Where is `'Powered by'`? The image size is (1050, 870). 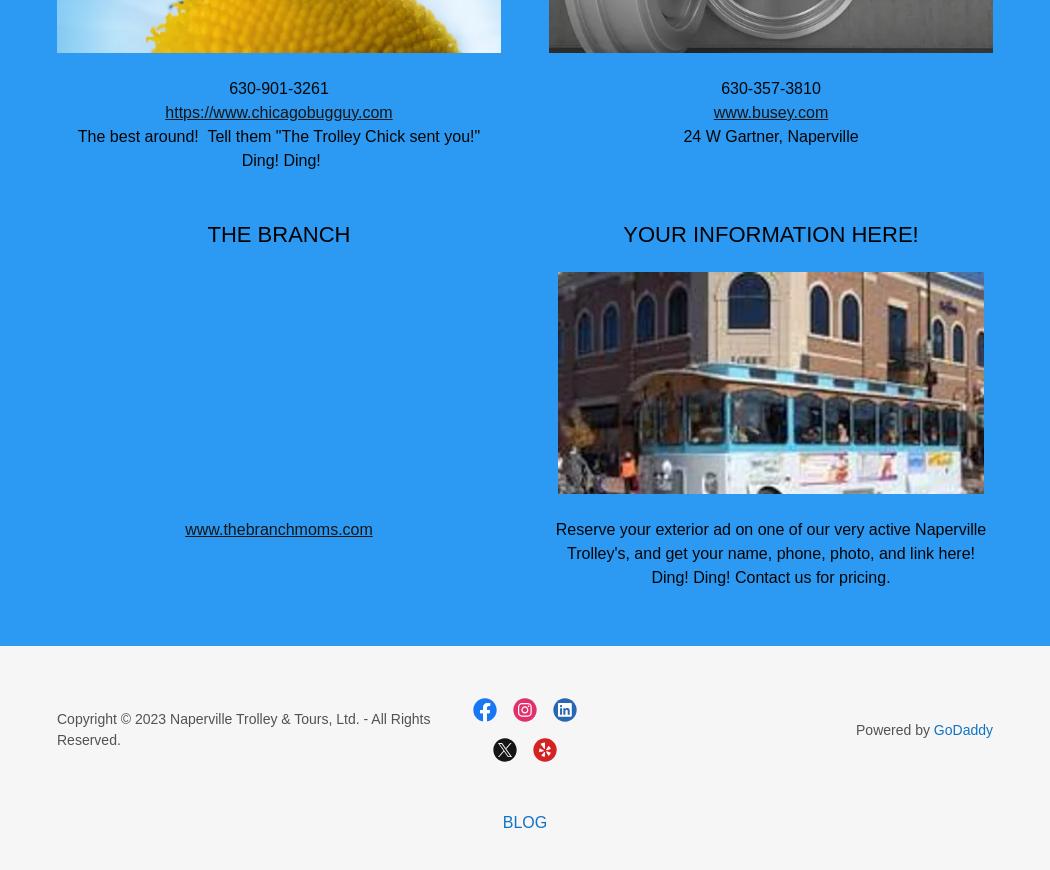 'Powered by' is located at coordinates (855, 728).